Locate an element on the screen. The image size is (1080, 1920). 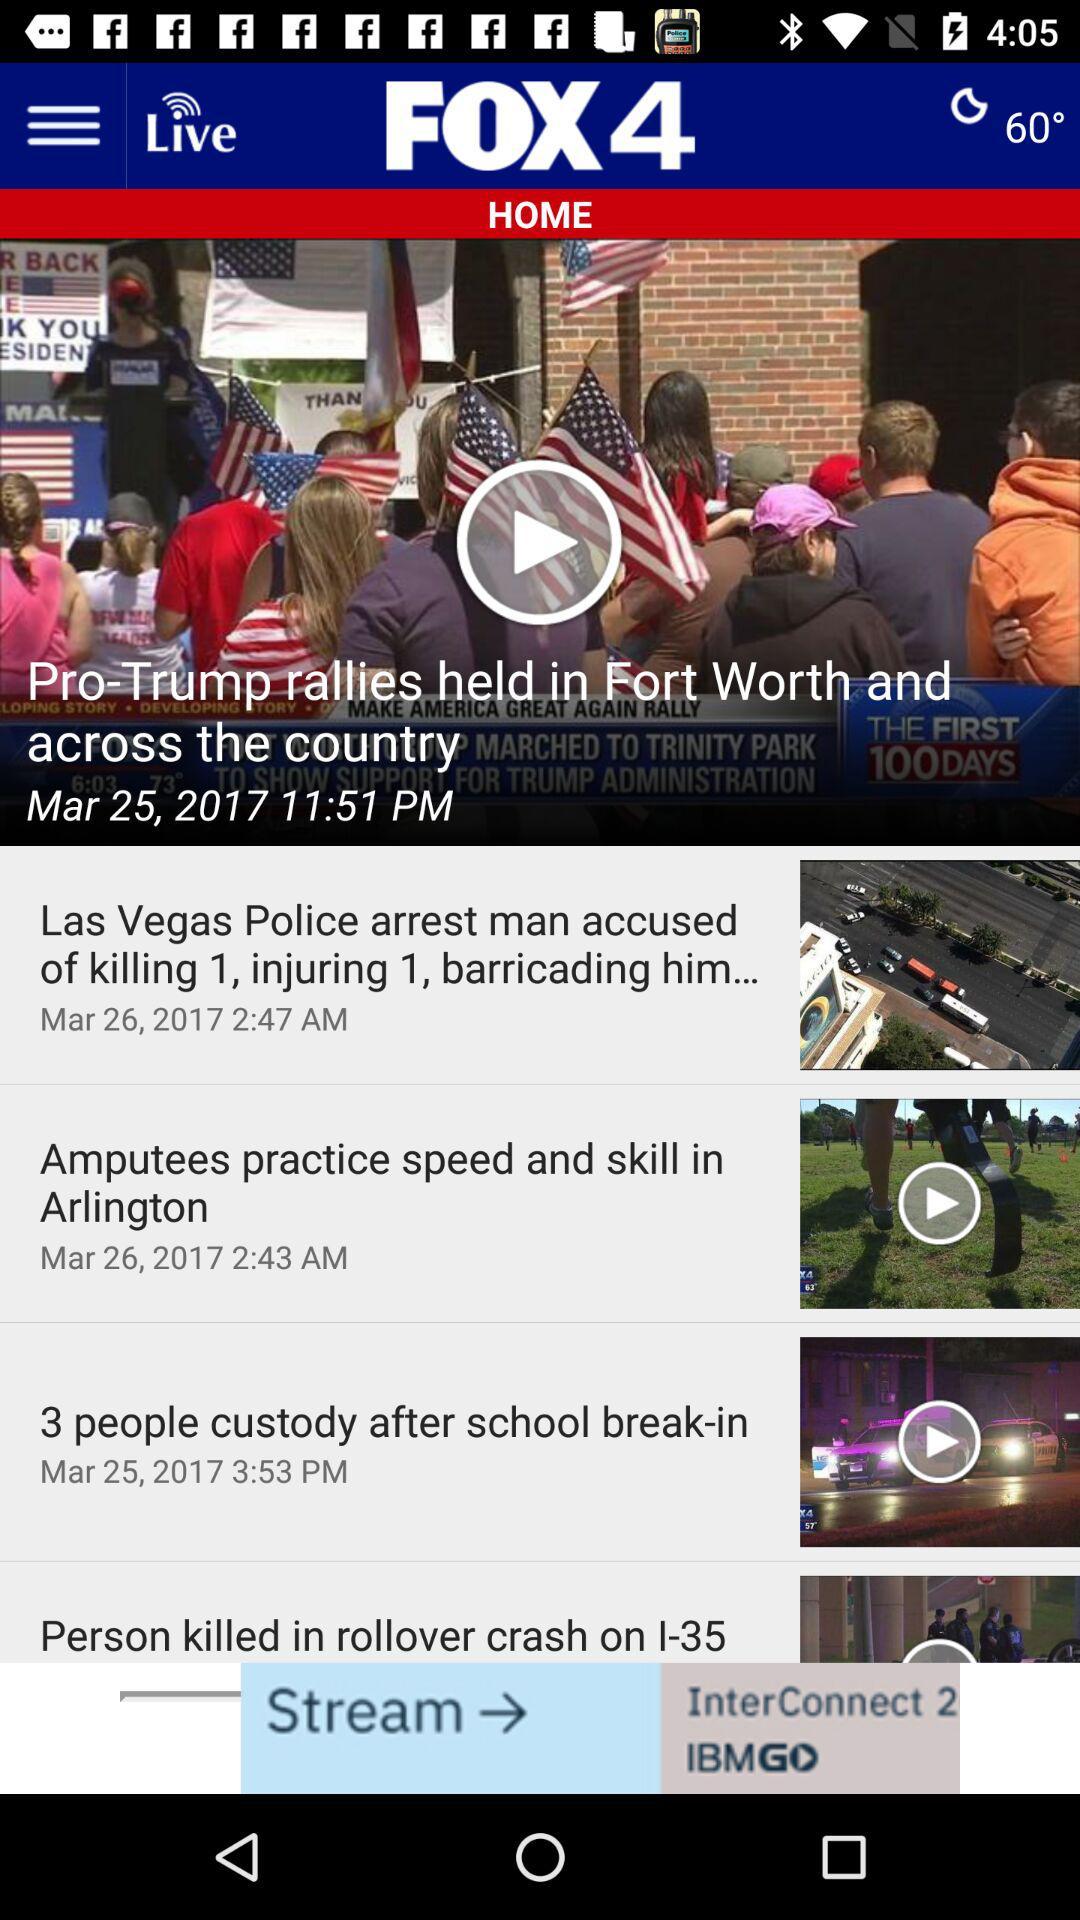
the menu icon is located at coordinates (61, 124).